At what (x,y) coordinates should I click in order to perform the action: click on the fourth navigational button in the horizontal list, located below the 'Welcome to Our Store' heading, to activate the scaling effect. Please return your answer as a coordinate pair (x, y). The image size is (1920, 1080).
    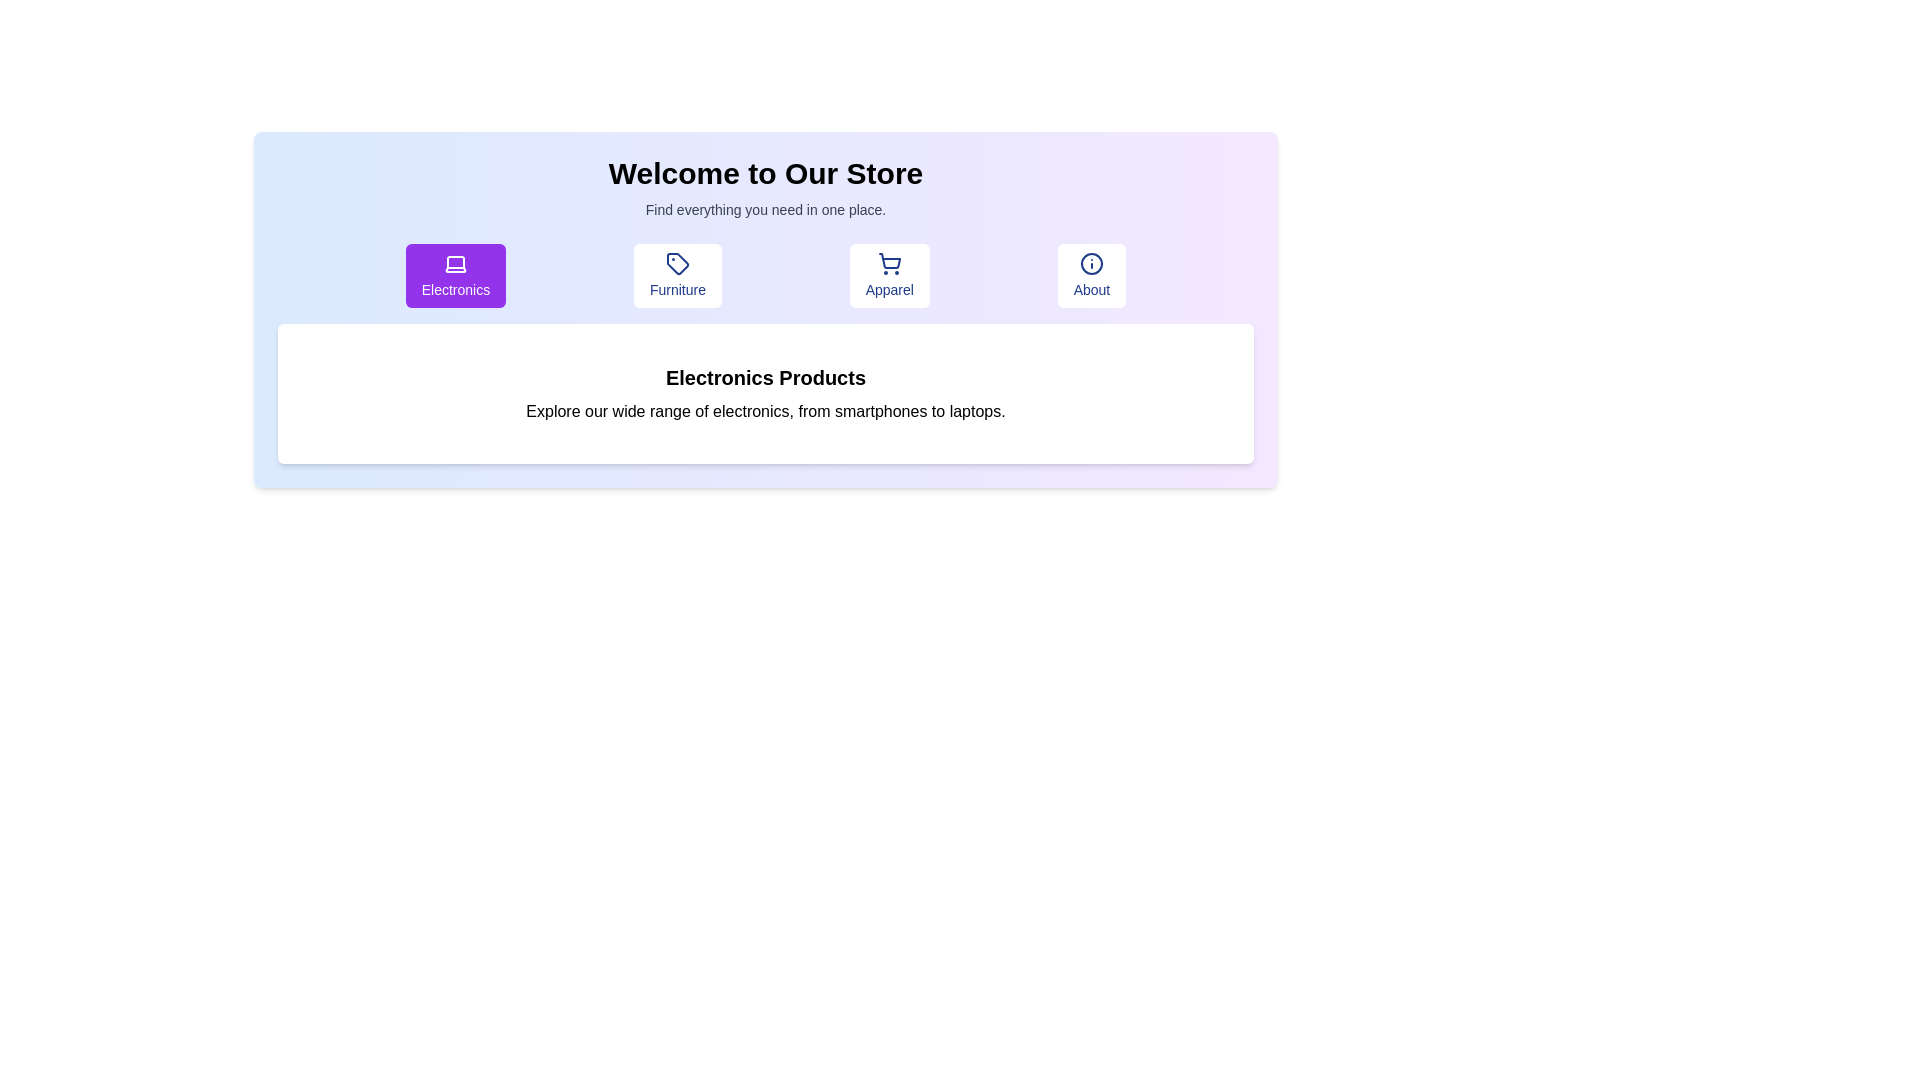
    Looking at the image, I should click on (1090, 276).